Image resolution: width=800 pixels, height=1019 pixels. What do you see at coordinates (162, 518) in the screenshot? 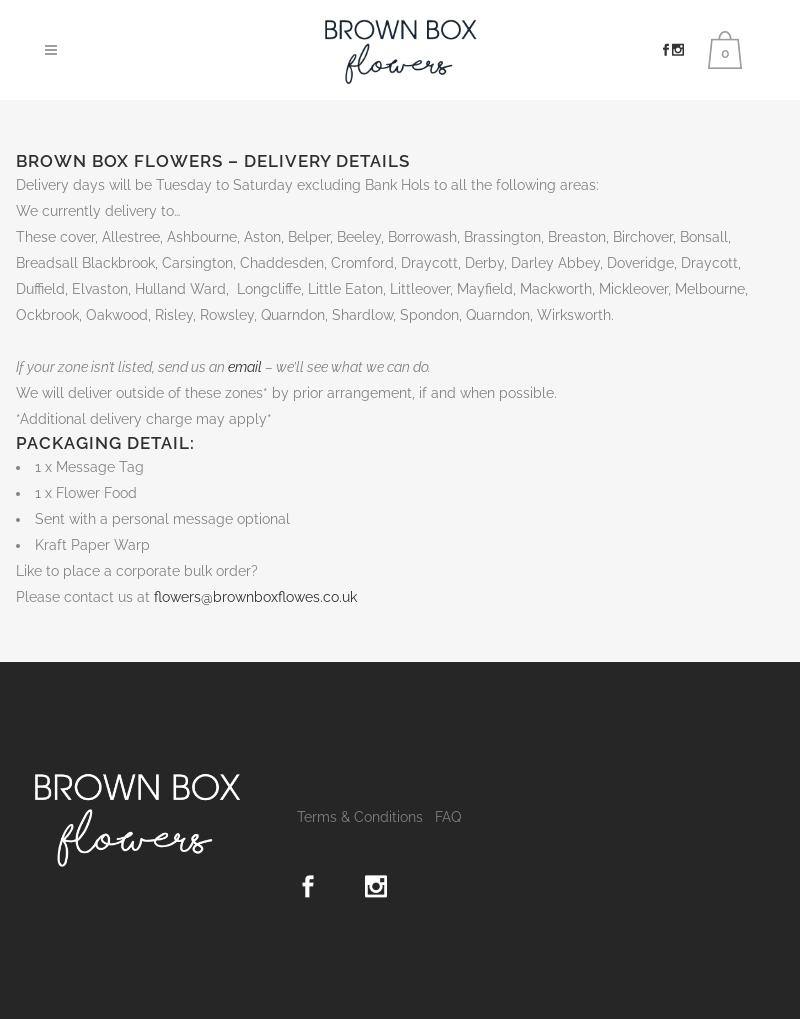
I see `'Sent with a personal message optional'` at bounding box center [162, 518].